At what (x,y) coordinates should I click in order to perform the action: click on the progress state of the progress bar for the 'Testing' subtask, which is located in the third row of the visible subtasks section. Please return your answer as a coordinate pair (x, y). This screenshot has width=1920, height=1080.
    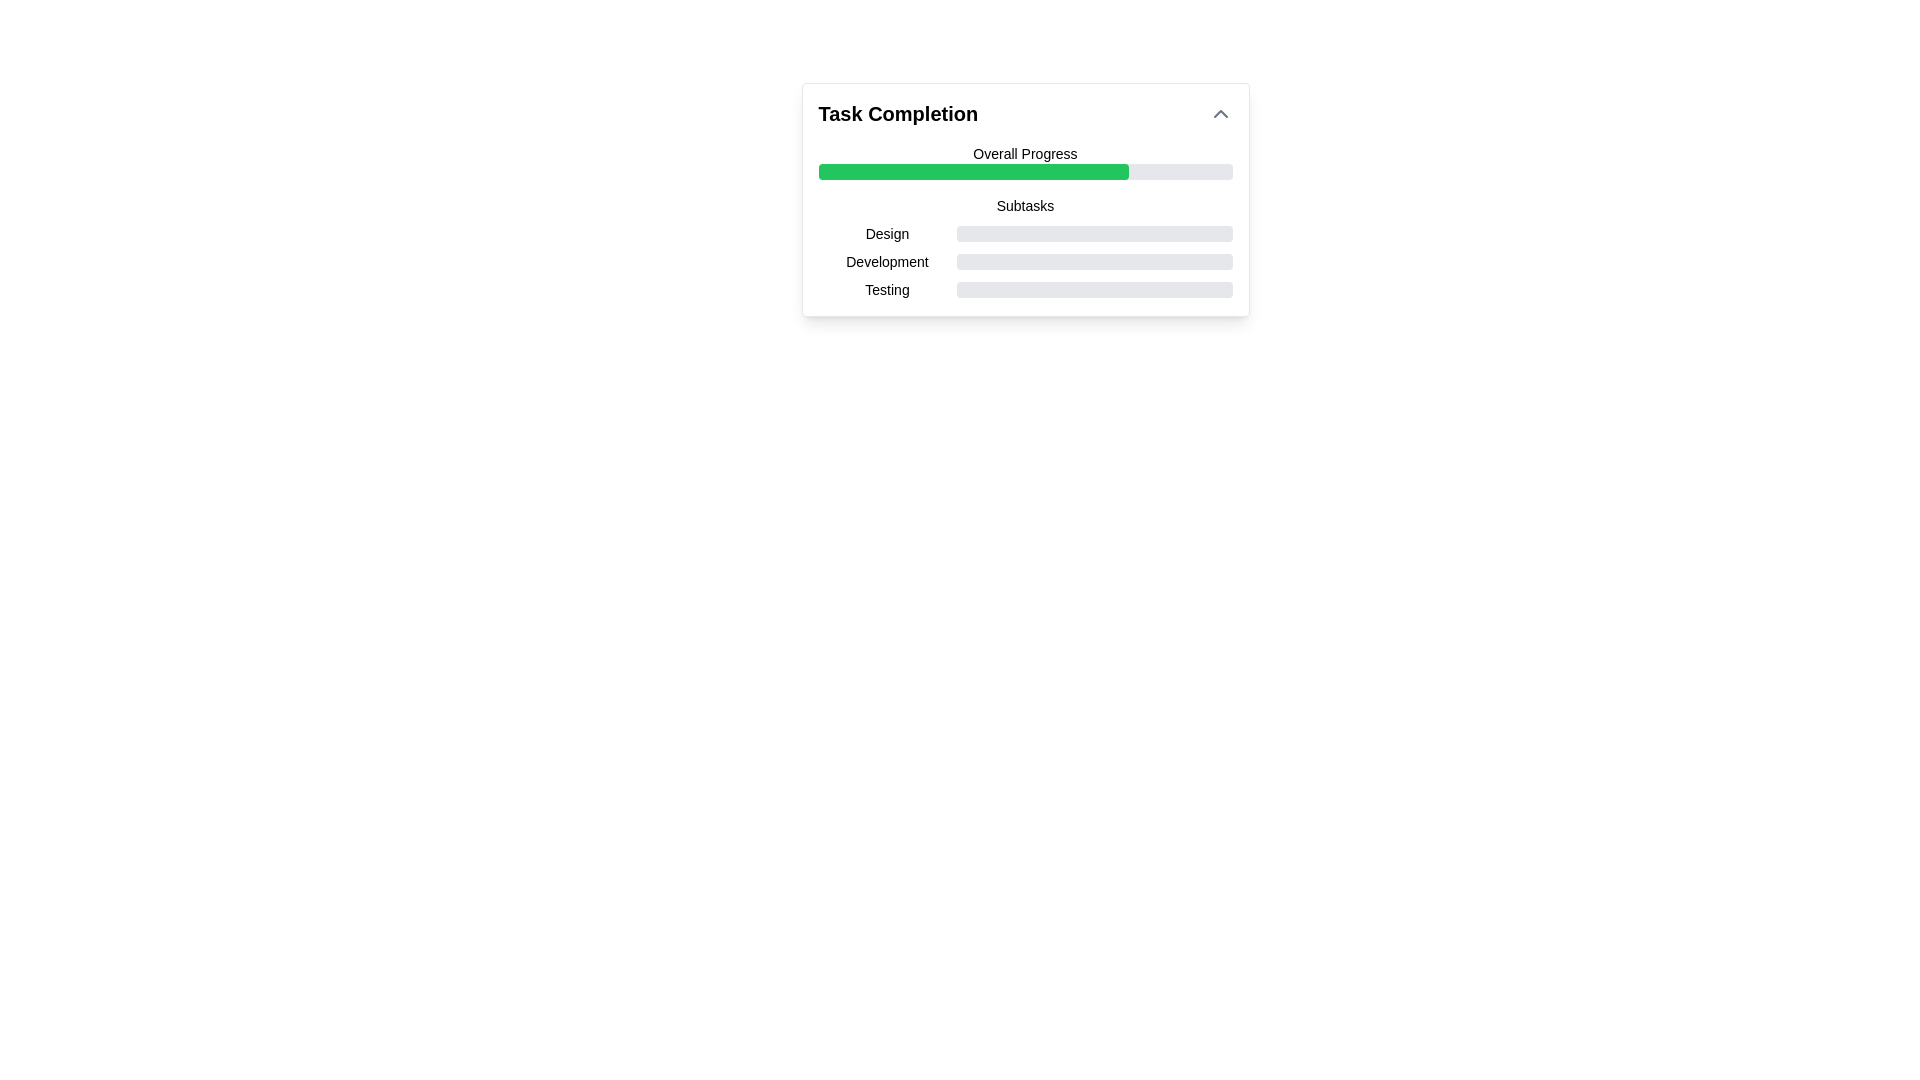
    Looking at the image, I should click on (1093, 289).